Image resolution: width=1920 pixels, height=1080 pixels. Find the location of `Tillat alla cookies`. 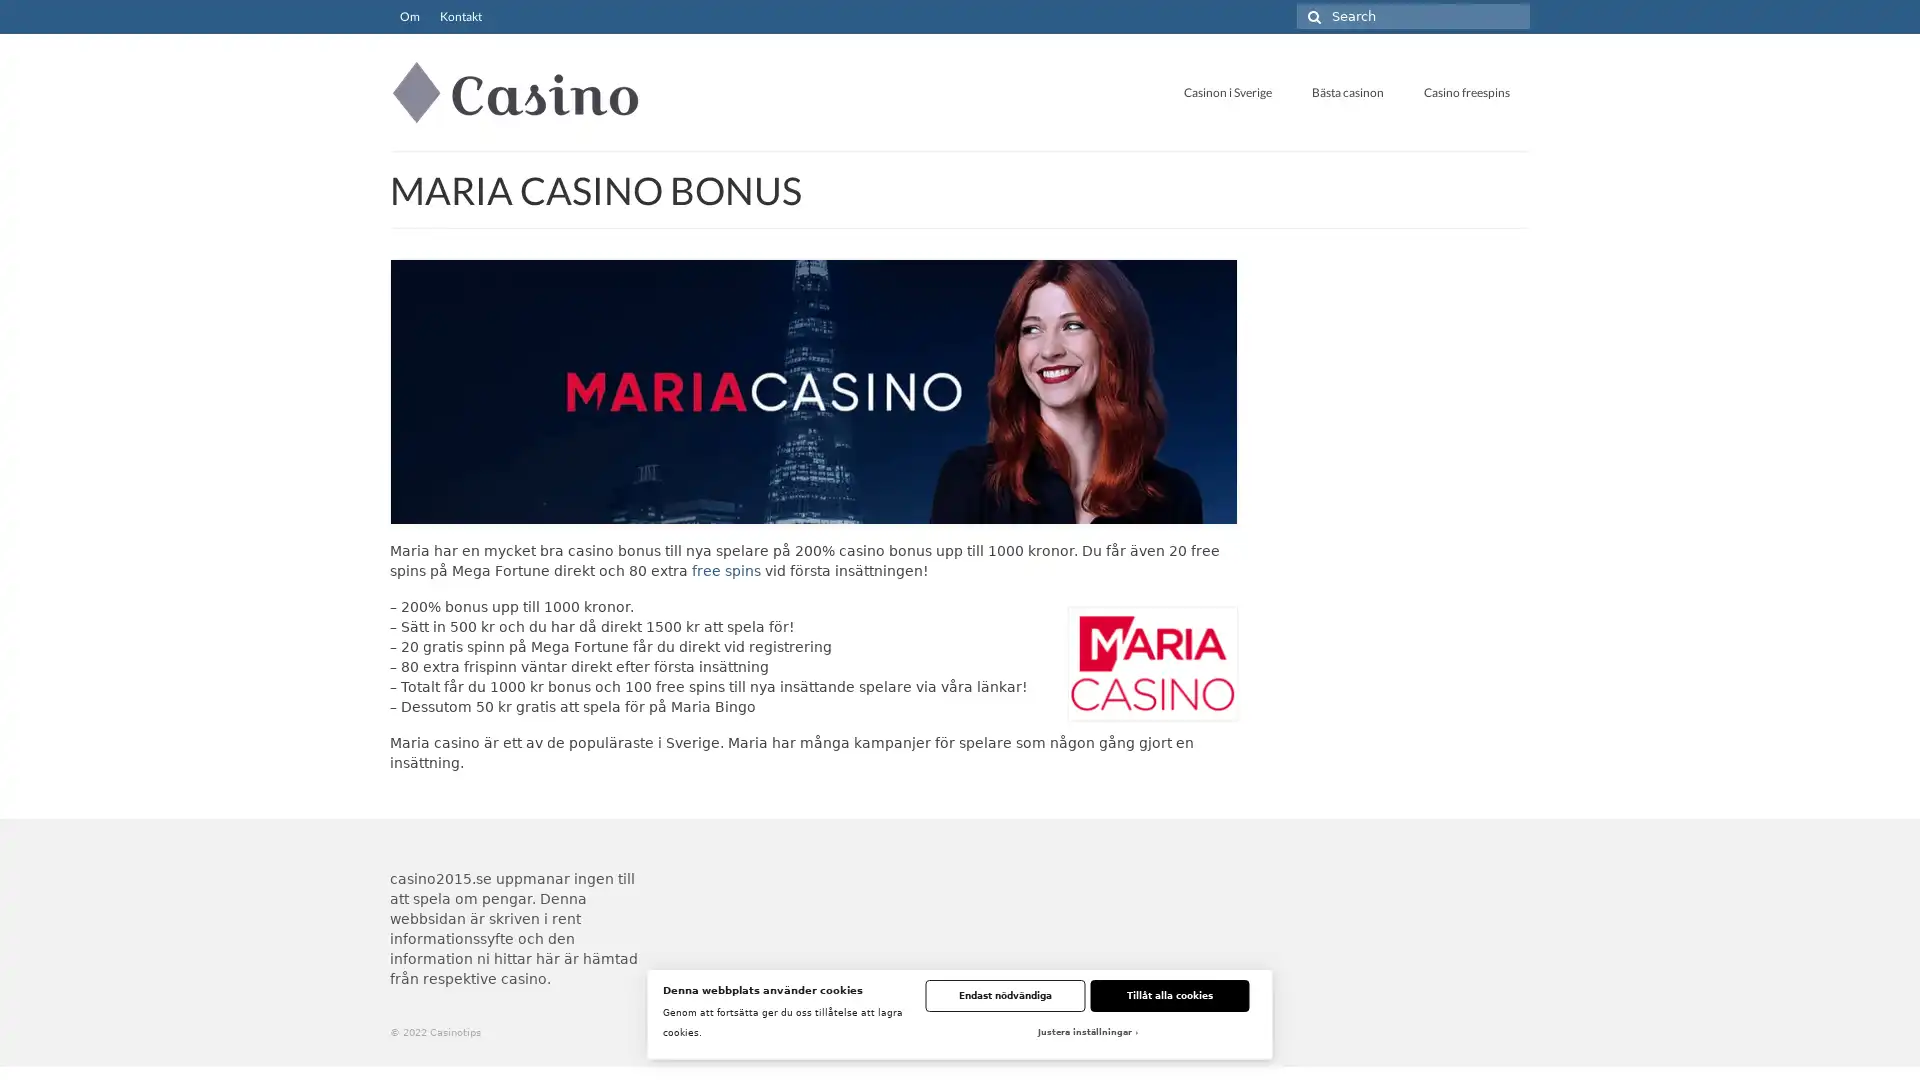

Tillat alla cookies is located at coordinates (1169, 995).